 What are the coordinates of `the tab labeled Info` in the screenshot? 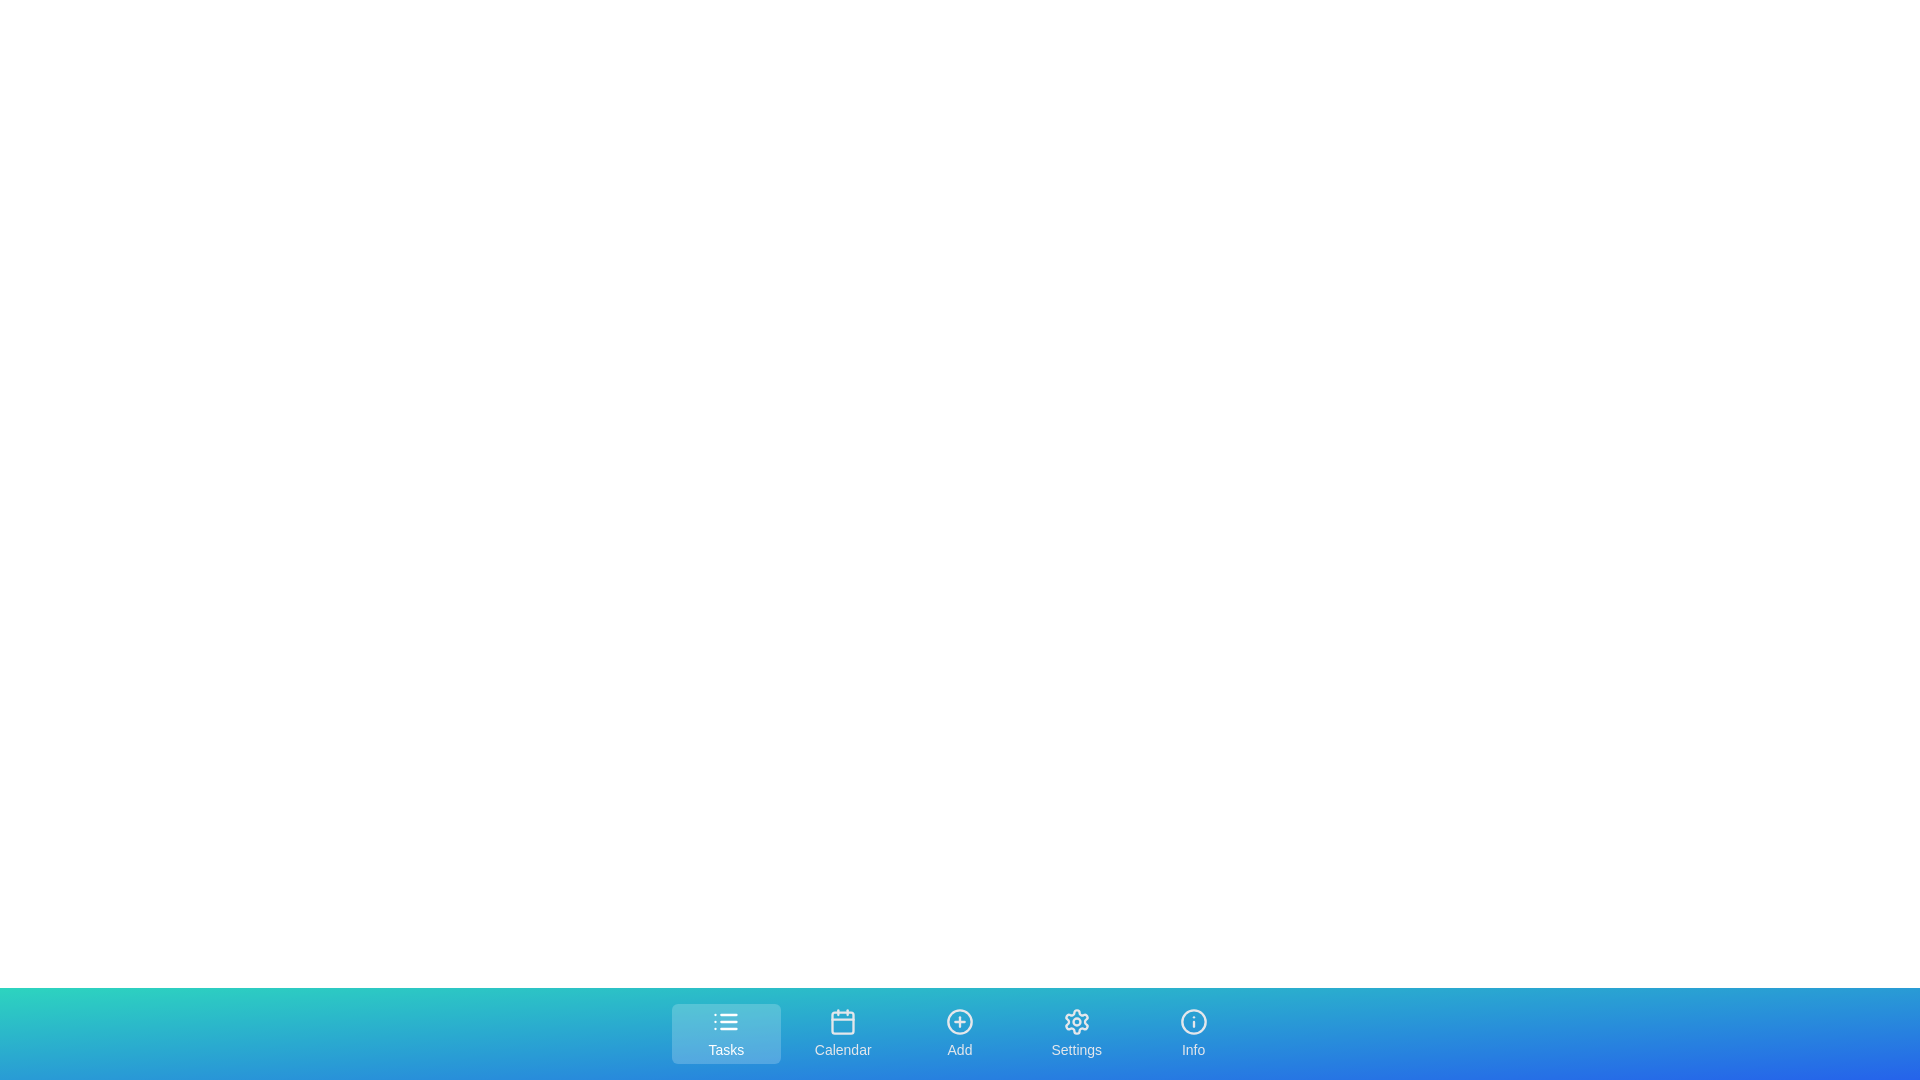 It's located at (1194, 1033).